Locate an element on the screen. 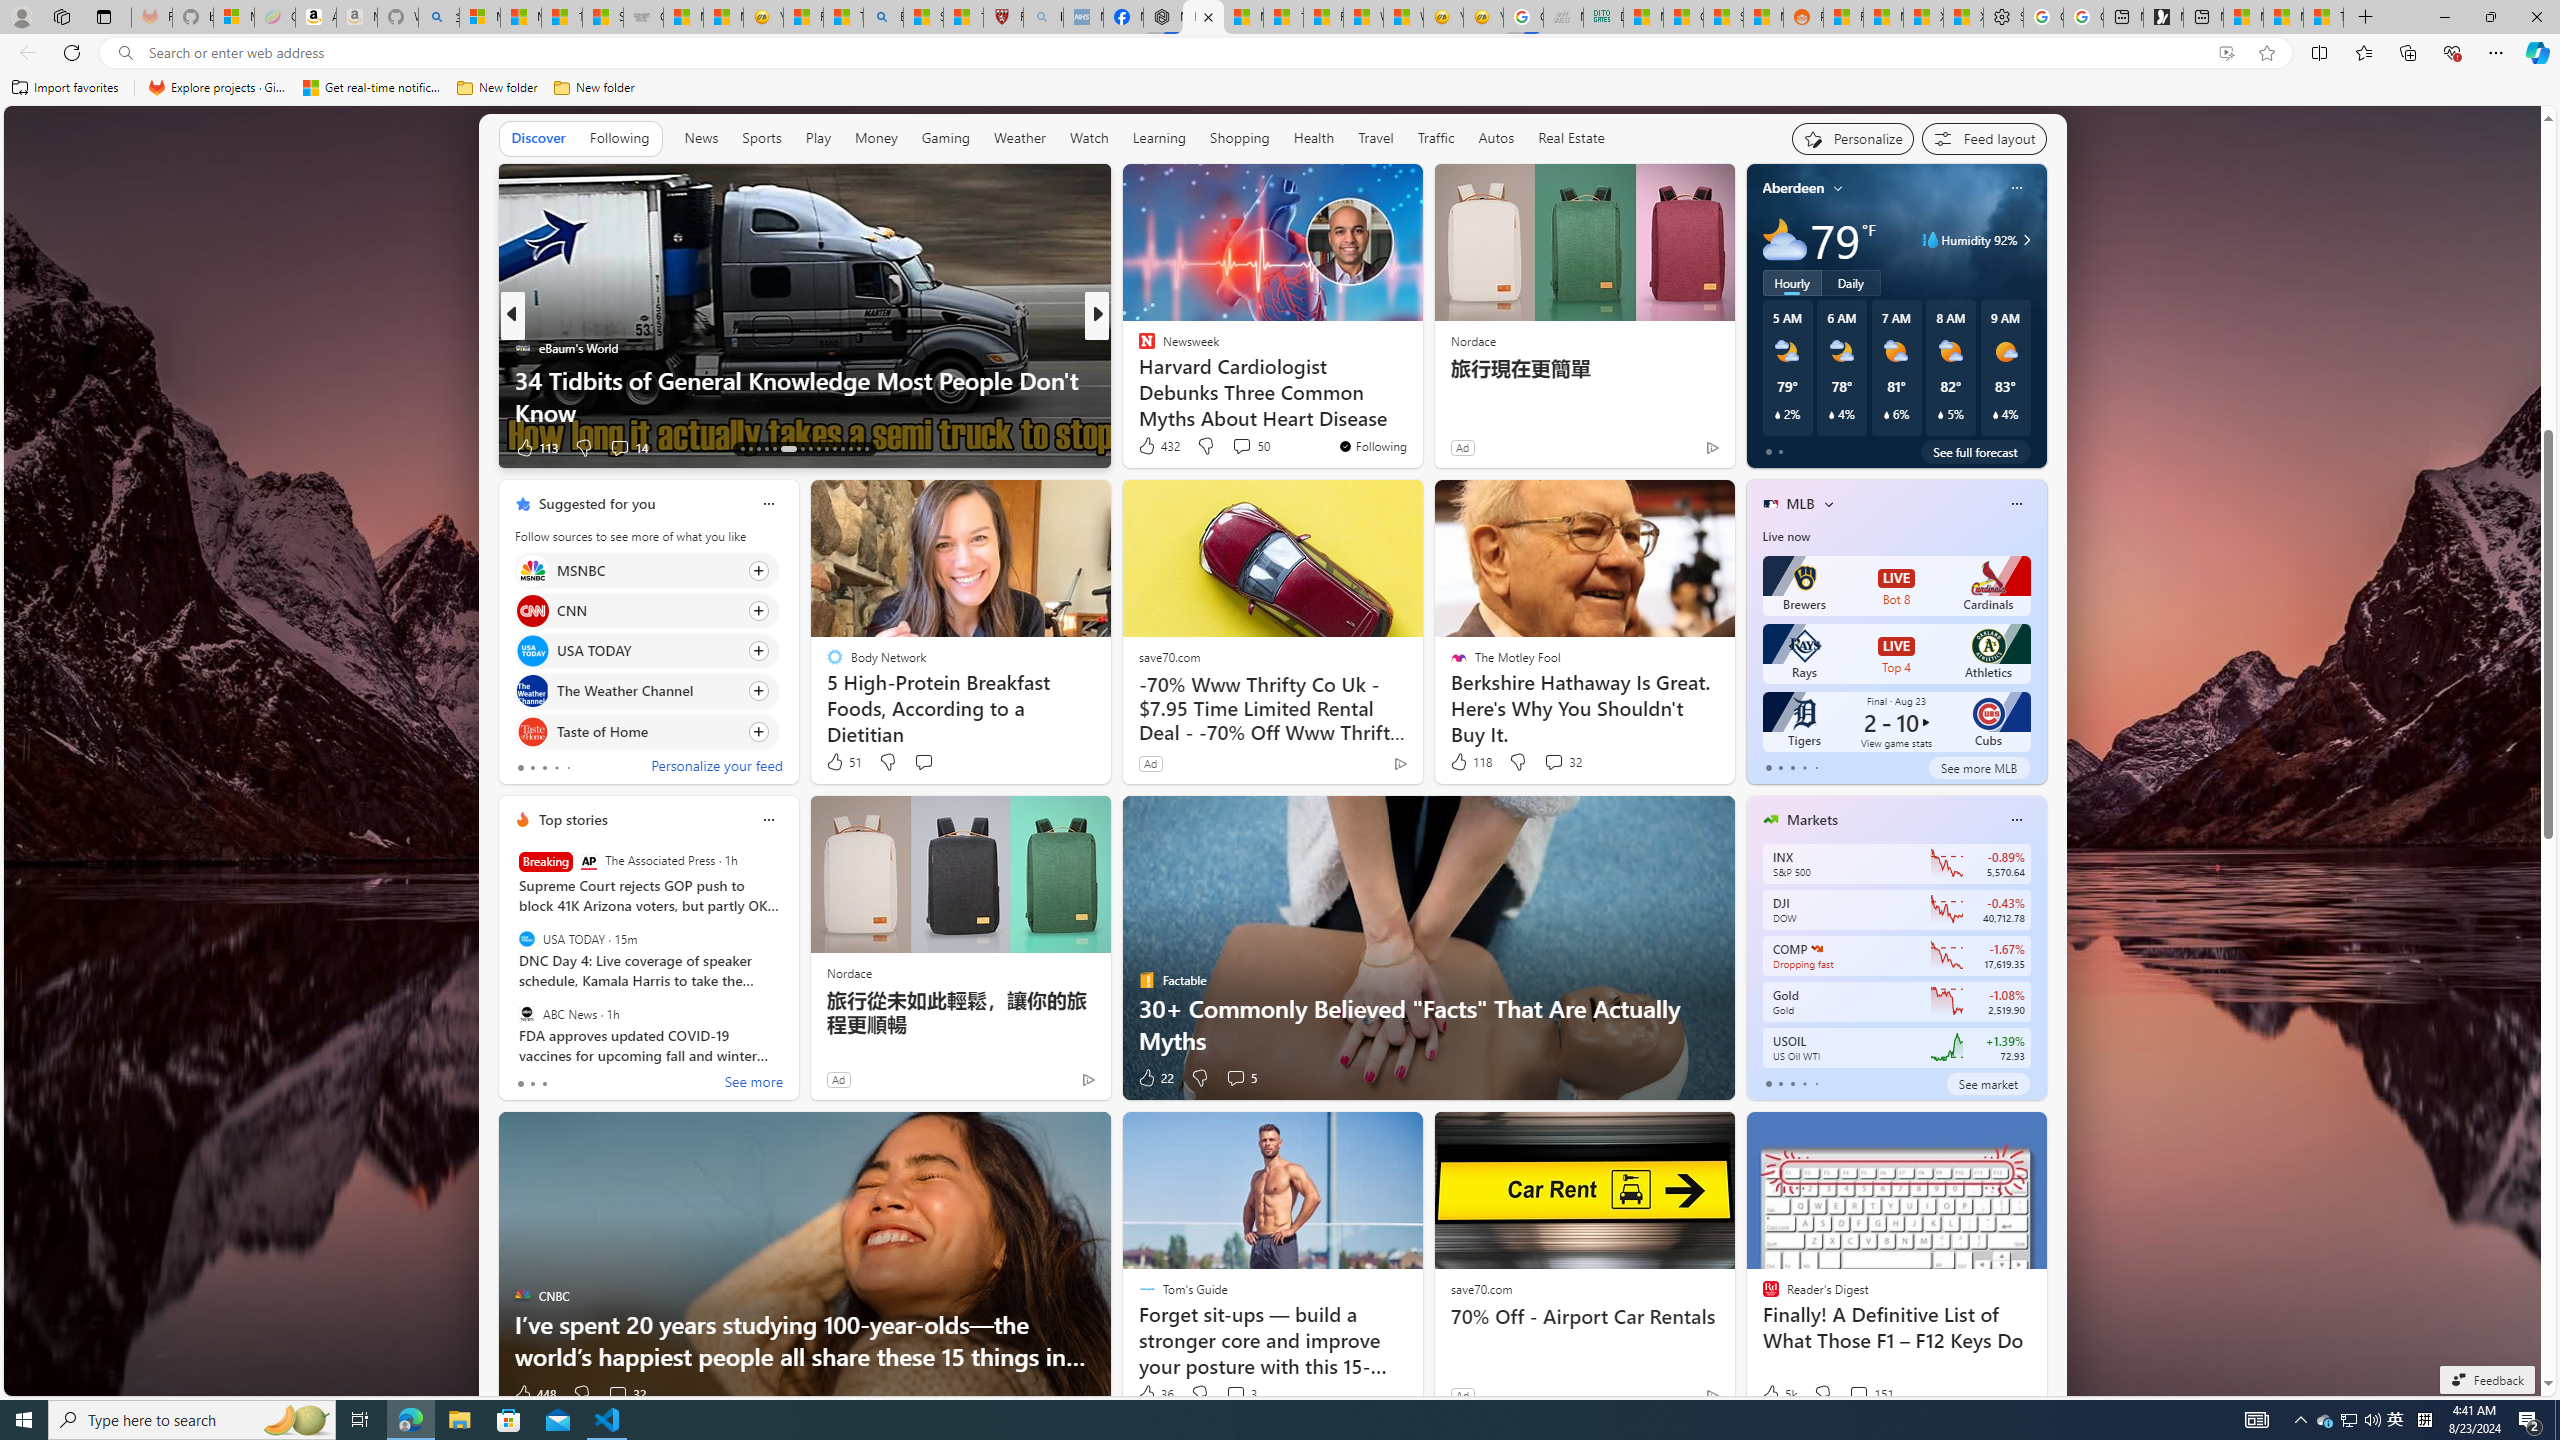  'Sports' is located at coordinates (761, 138).